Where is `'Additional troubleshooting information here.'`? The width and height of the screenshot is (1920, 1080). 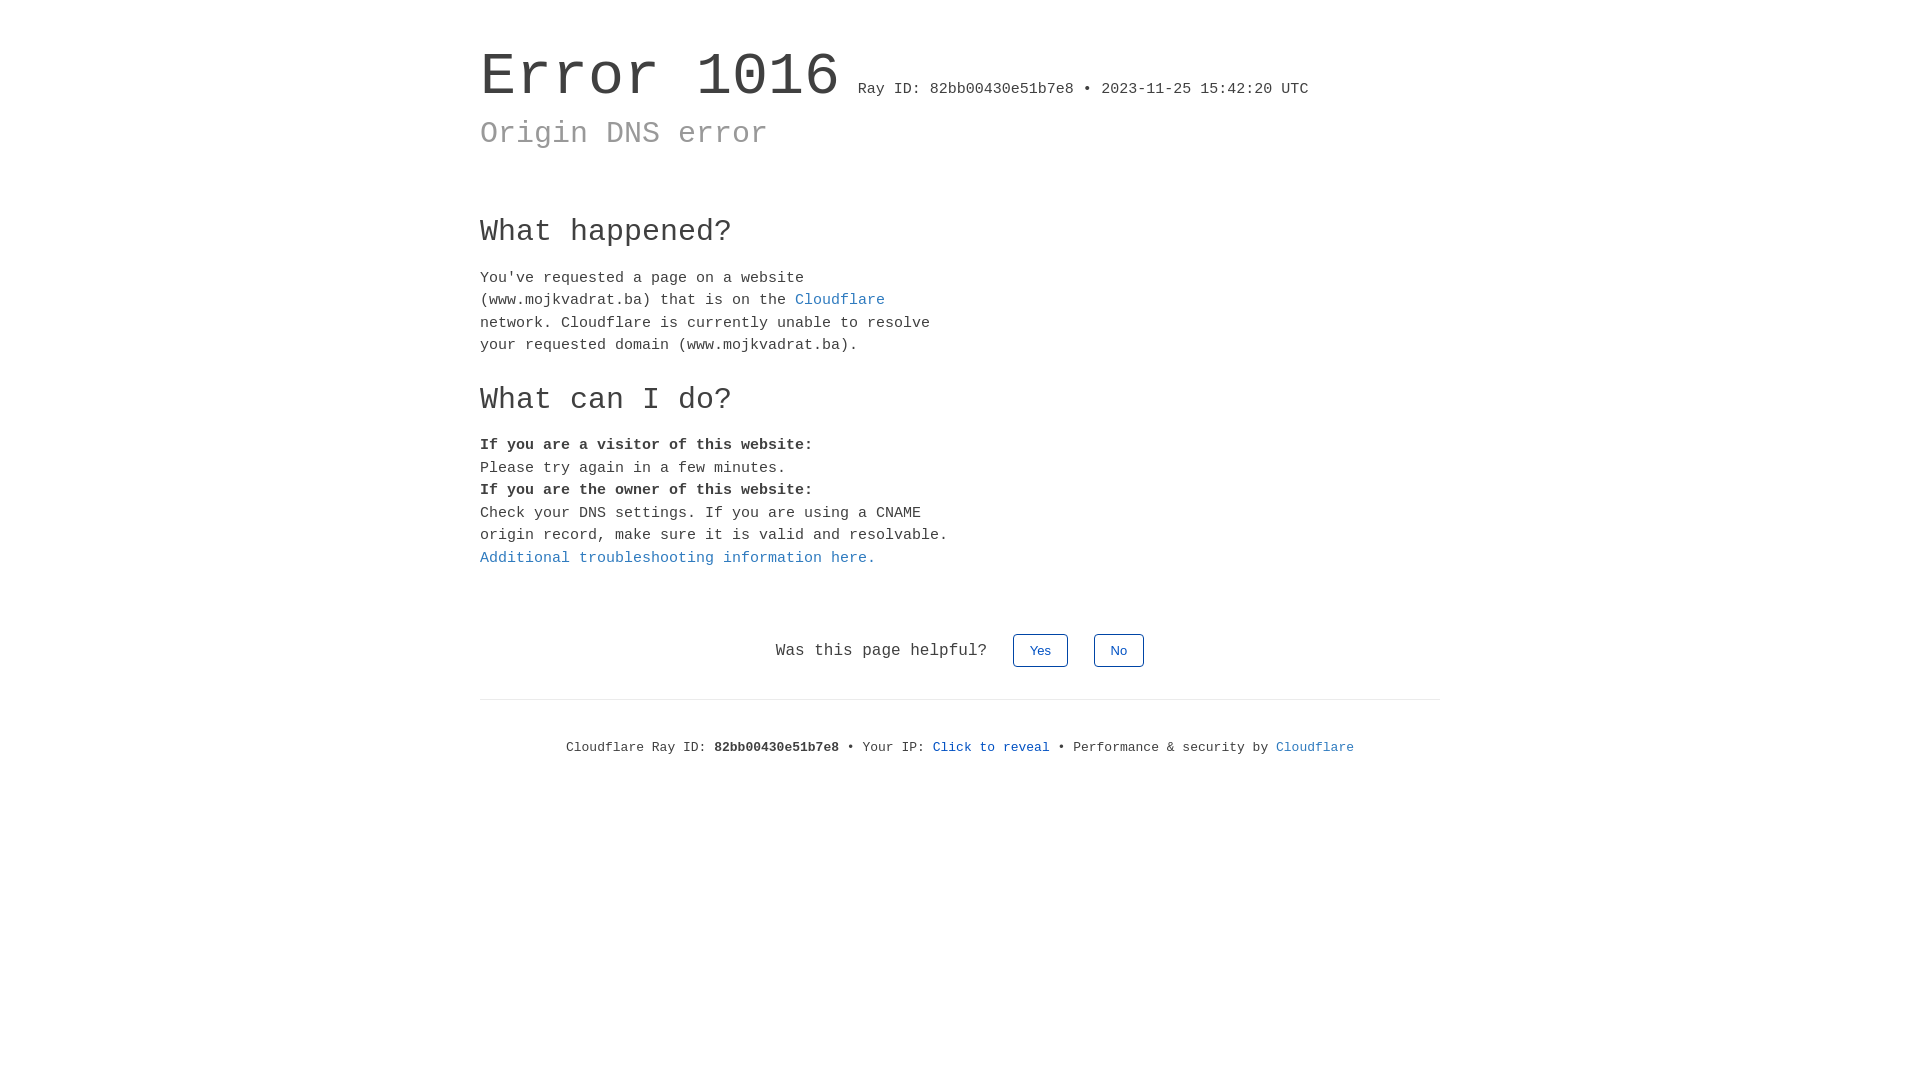 'Additional troubleshooting information here.' is located at coordinates (677, 558).